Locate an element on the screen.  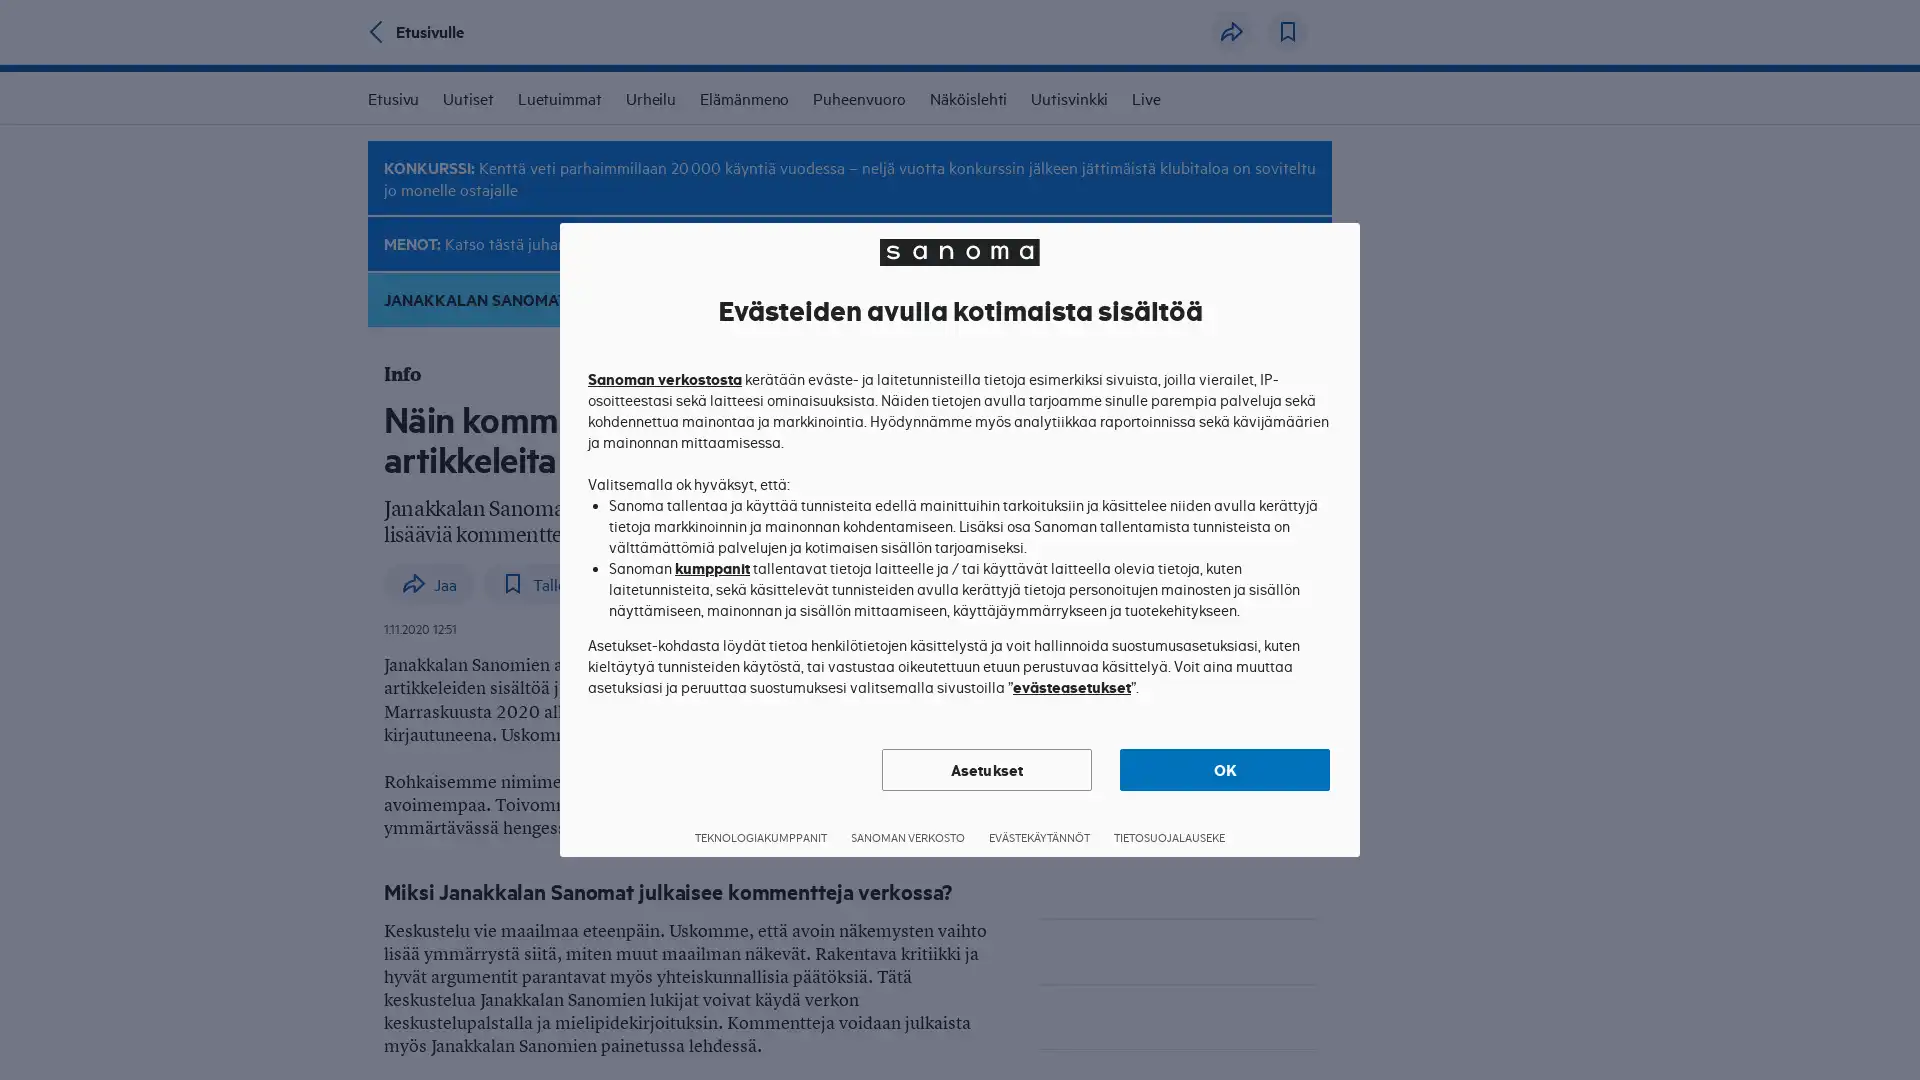
Jaa is located at coordinates (428, 582).